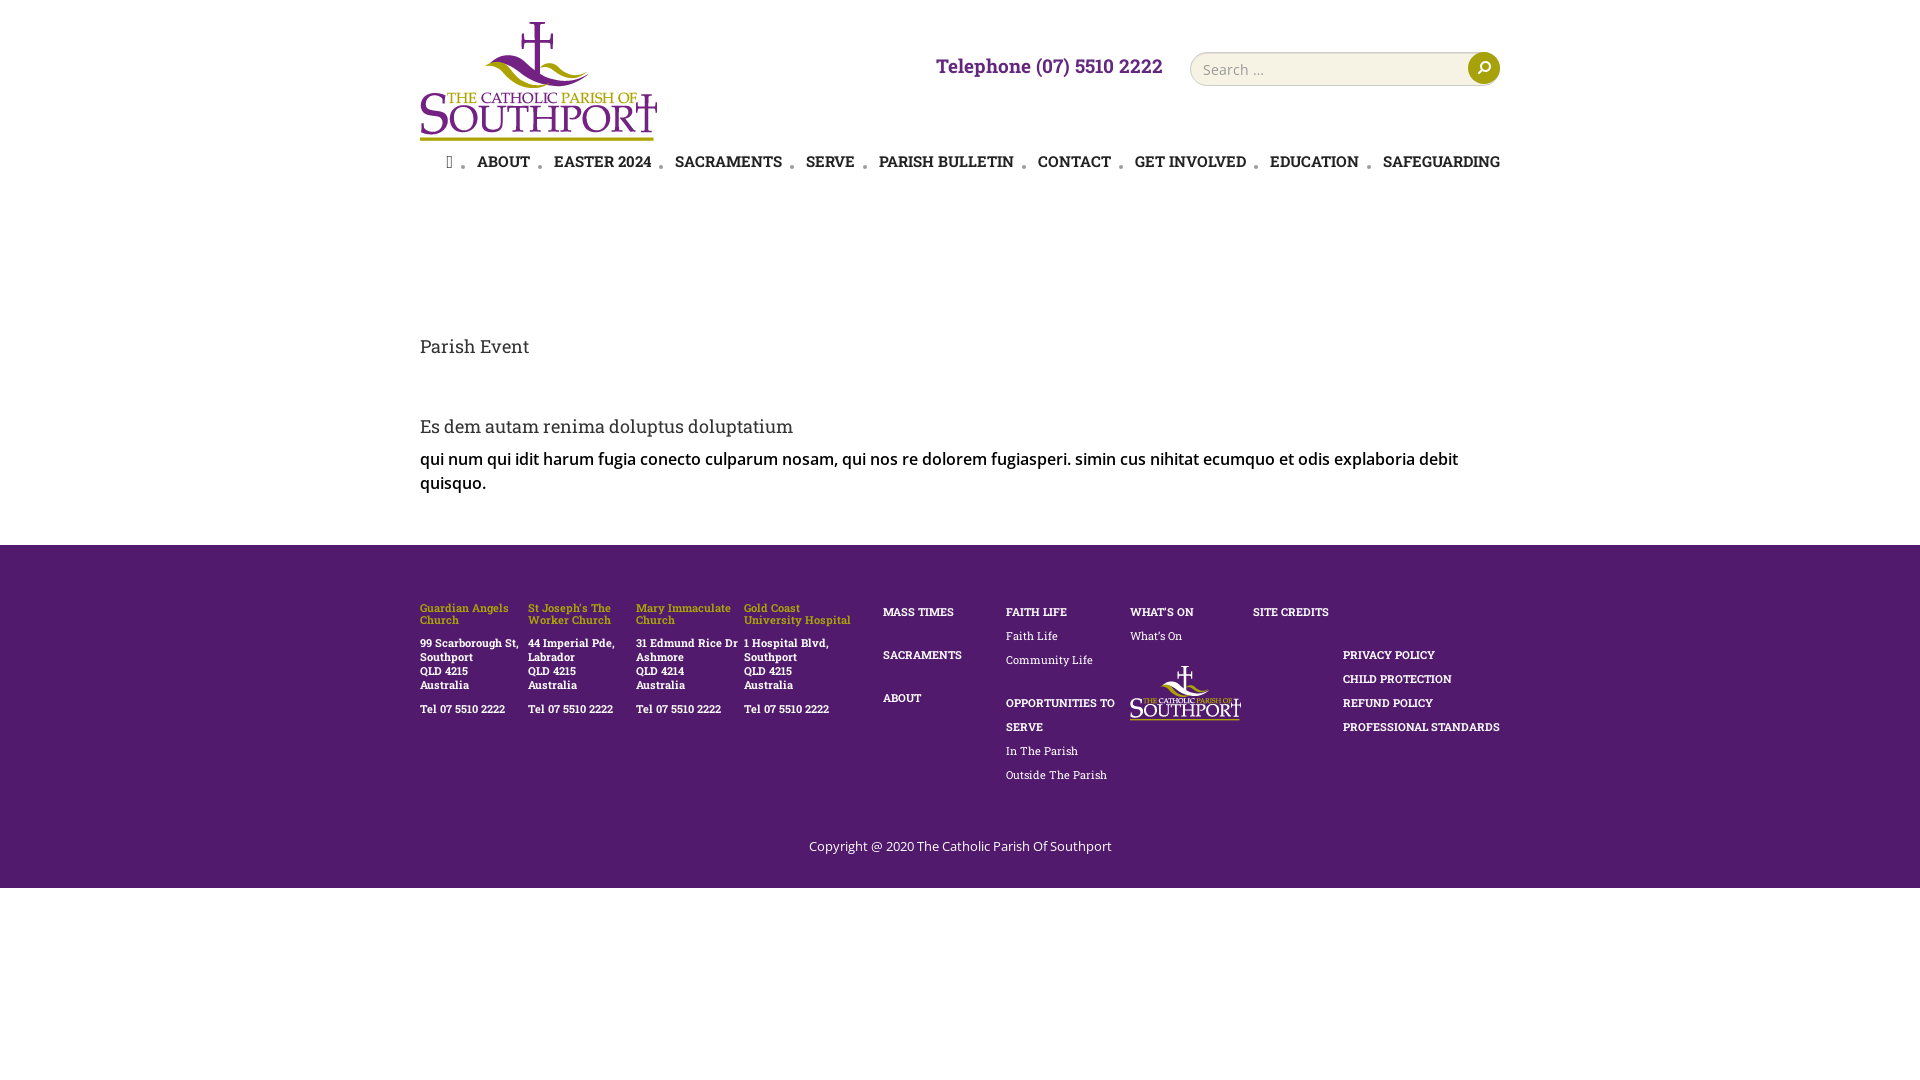  I want to click on 'GET INVOLVED', so click(1190, 160).